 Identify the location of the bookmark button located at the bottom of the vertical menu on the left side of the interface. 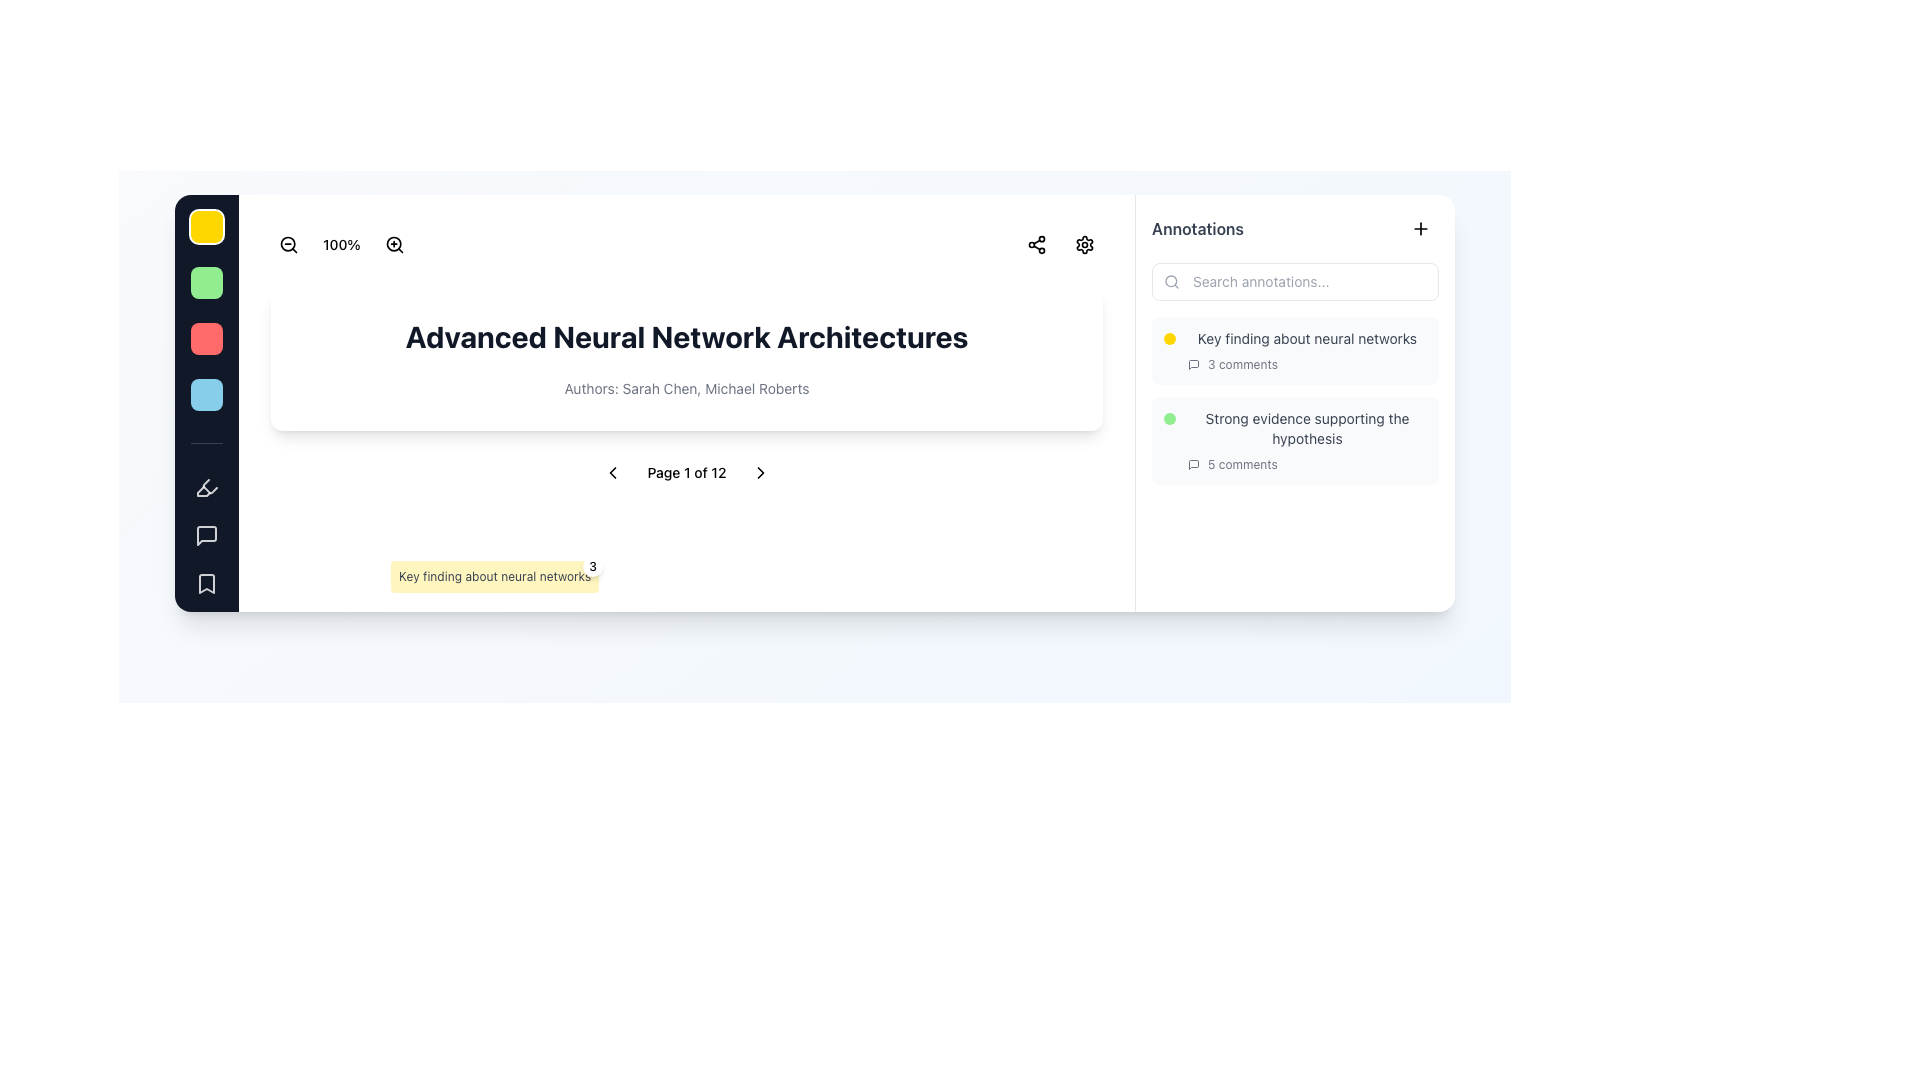
(206, 583).